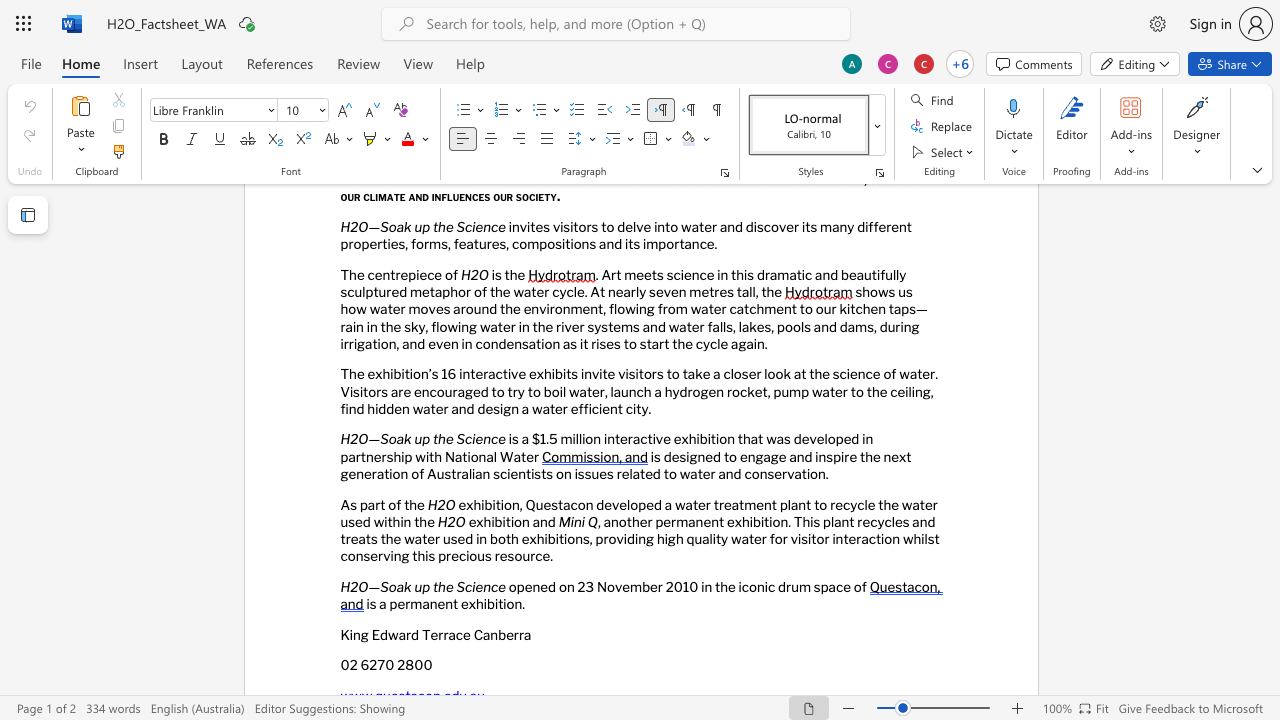 Image resolution: width=1280 pixels, height=720 pixels. Describe the element at coordinates (385, 665) in the screenshot. I see `the space between the continuous character "7" and "0" in the text` at that location.